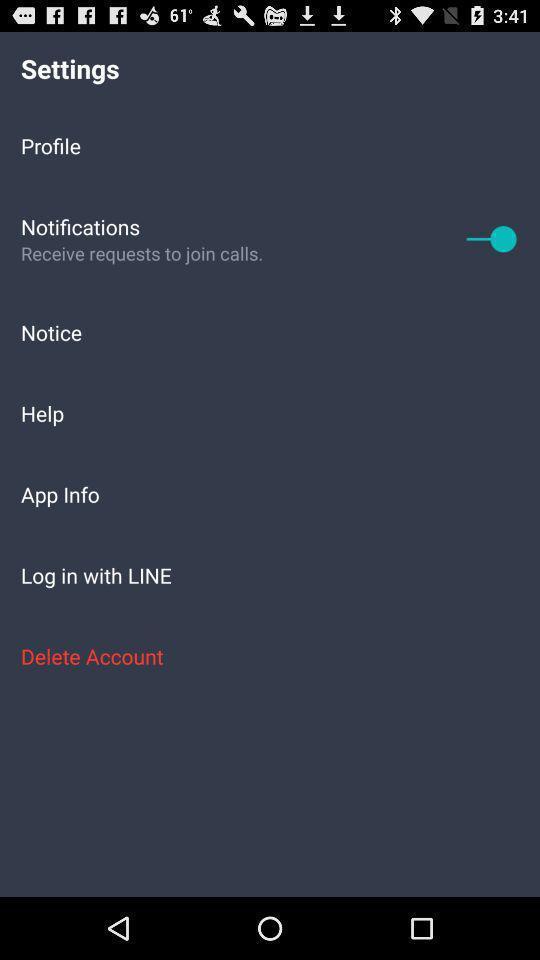 This screenshot has height=960, width=540. What do you see at coordinates (270, 493) in the screenshot?
I see `the item above the log in with` at bounding box center [270, 493].